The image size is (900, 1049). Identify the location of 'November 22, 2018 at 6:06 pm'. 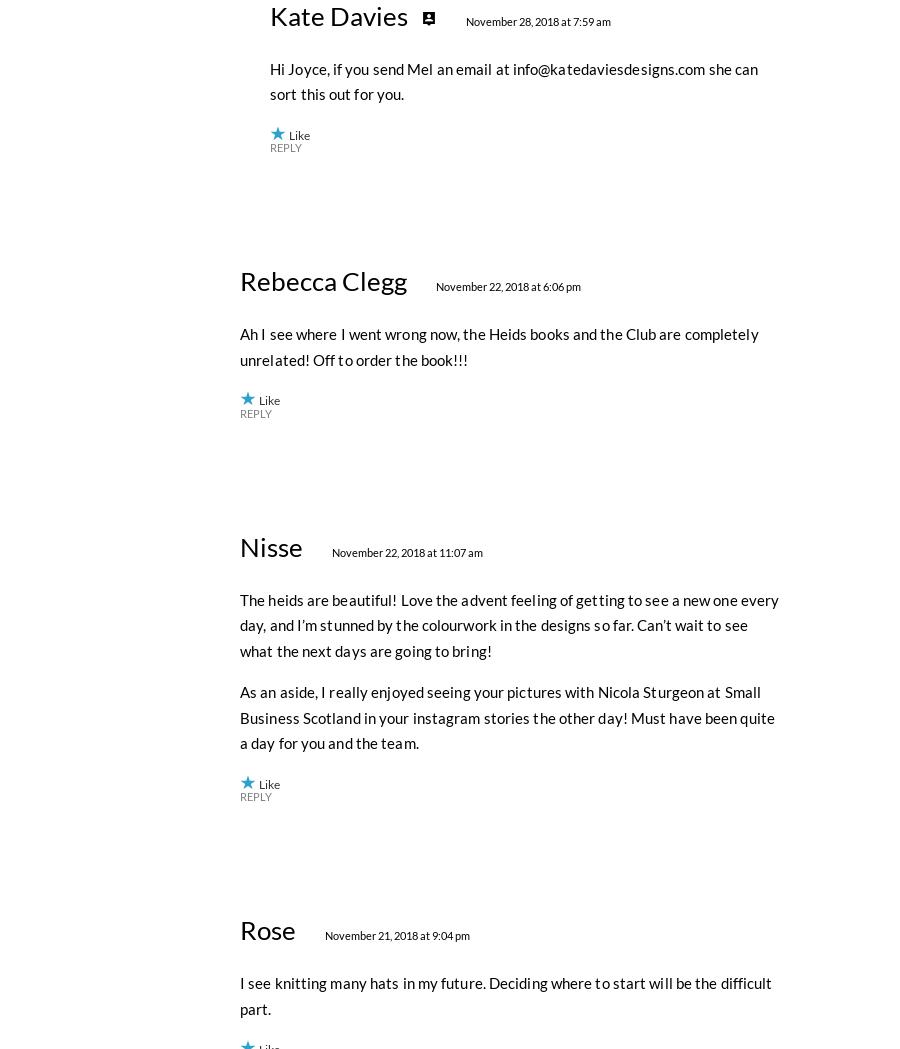
(506, 725).